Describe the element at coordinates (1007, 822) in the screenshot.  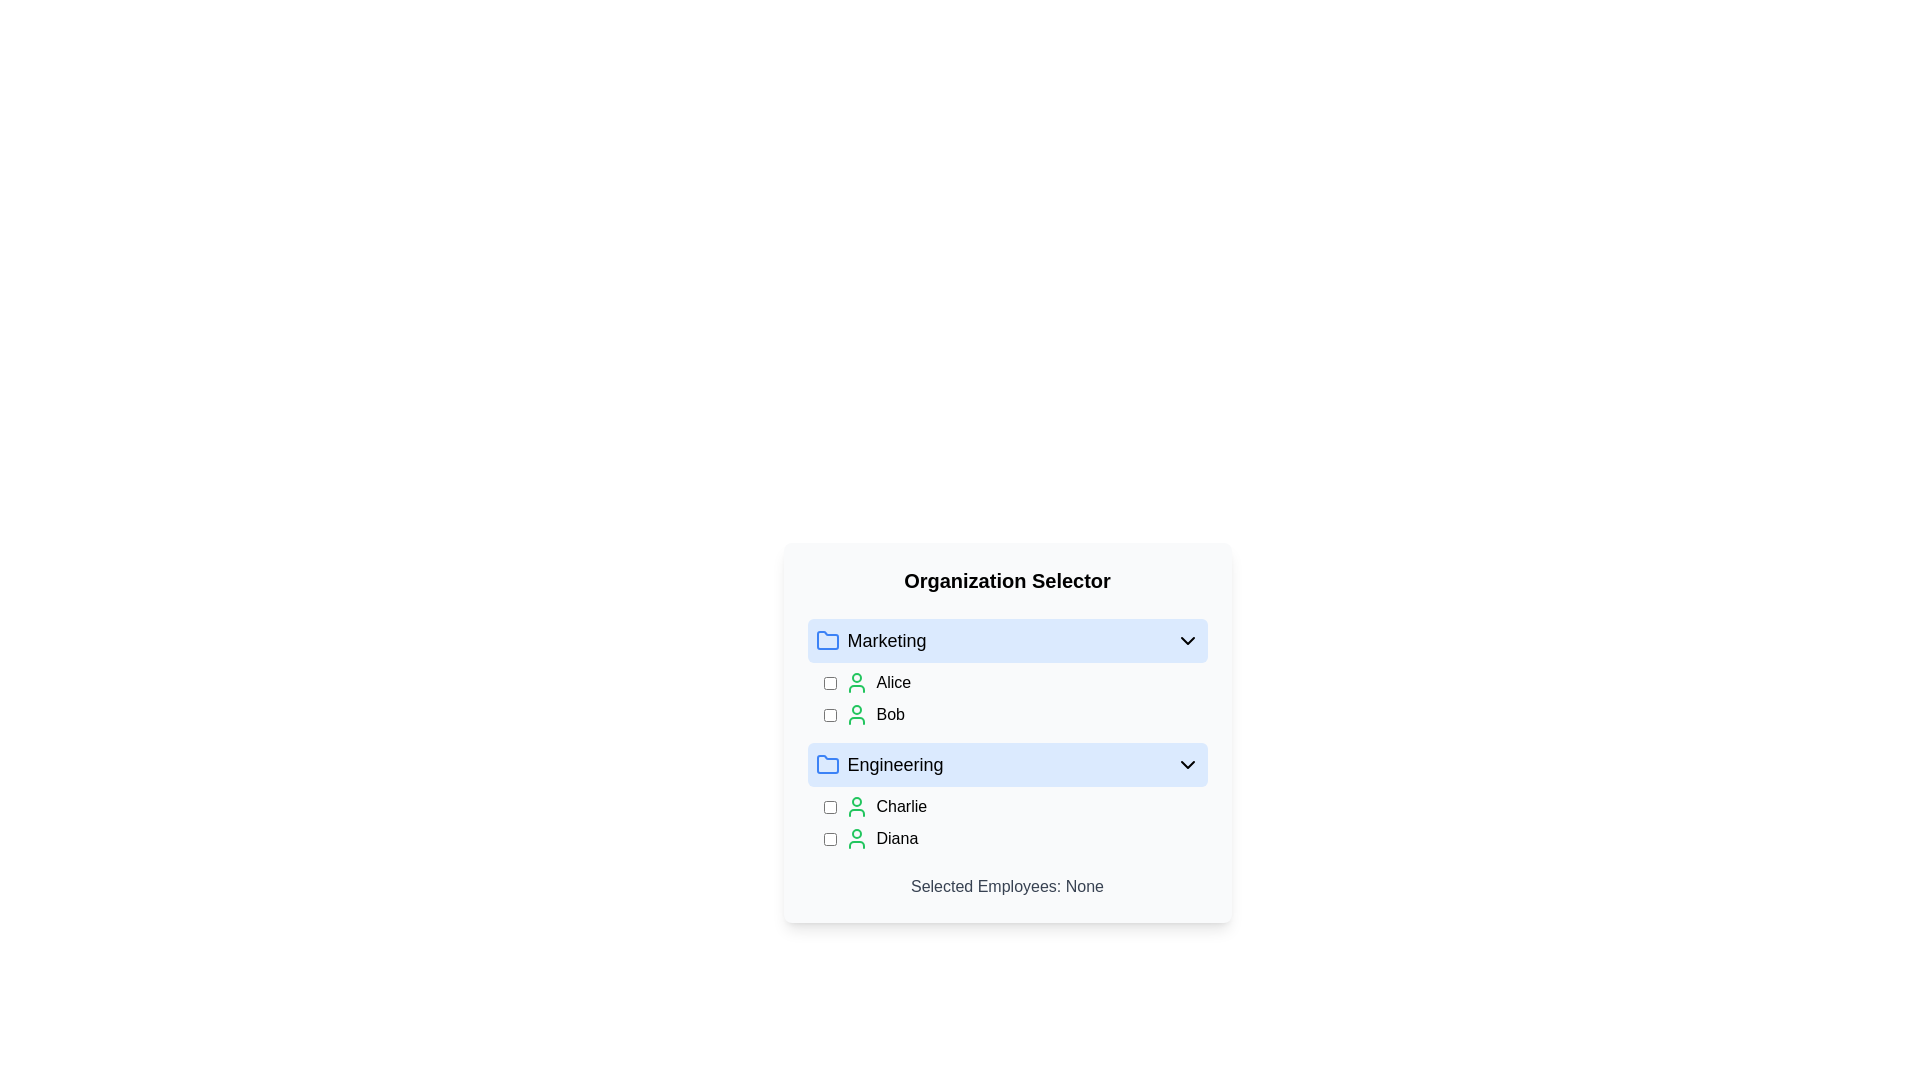
I see `the checkbox next to 'Charlie' or 'Diana' in the selectable list within the 'Engineering' category of the 'Organization Selector'` at that location.